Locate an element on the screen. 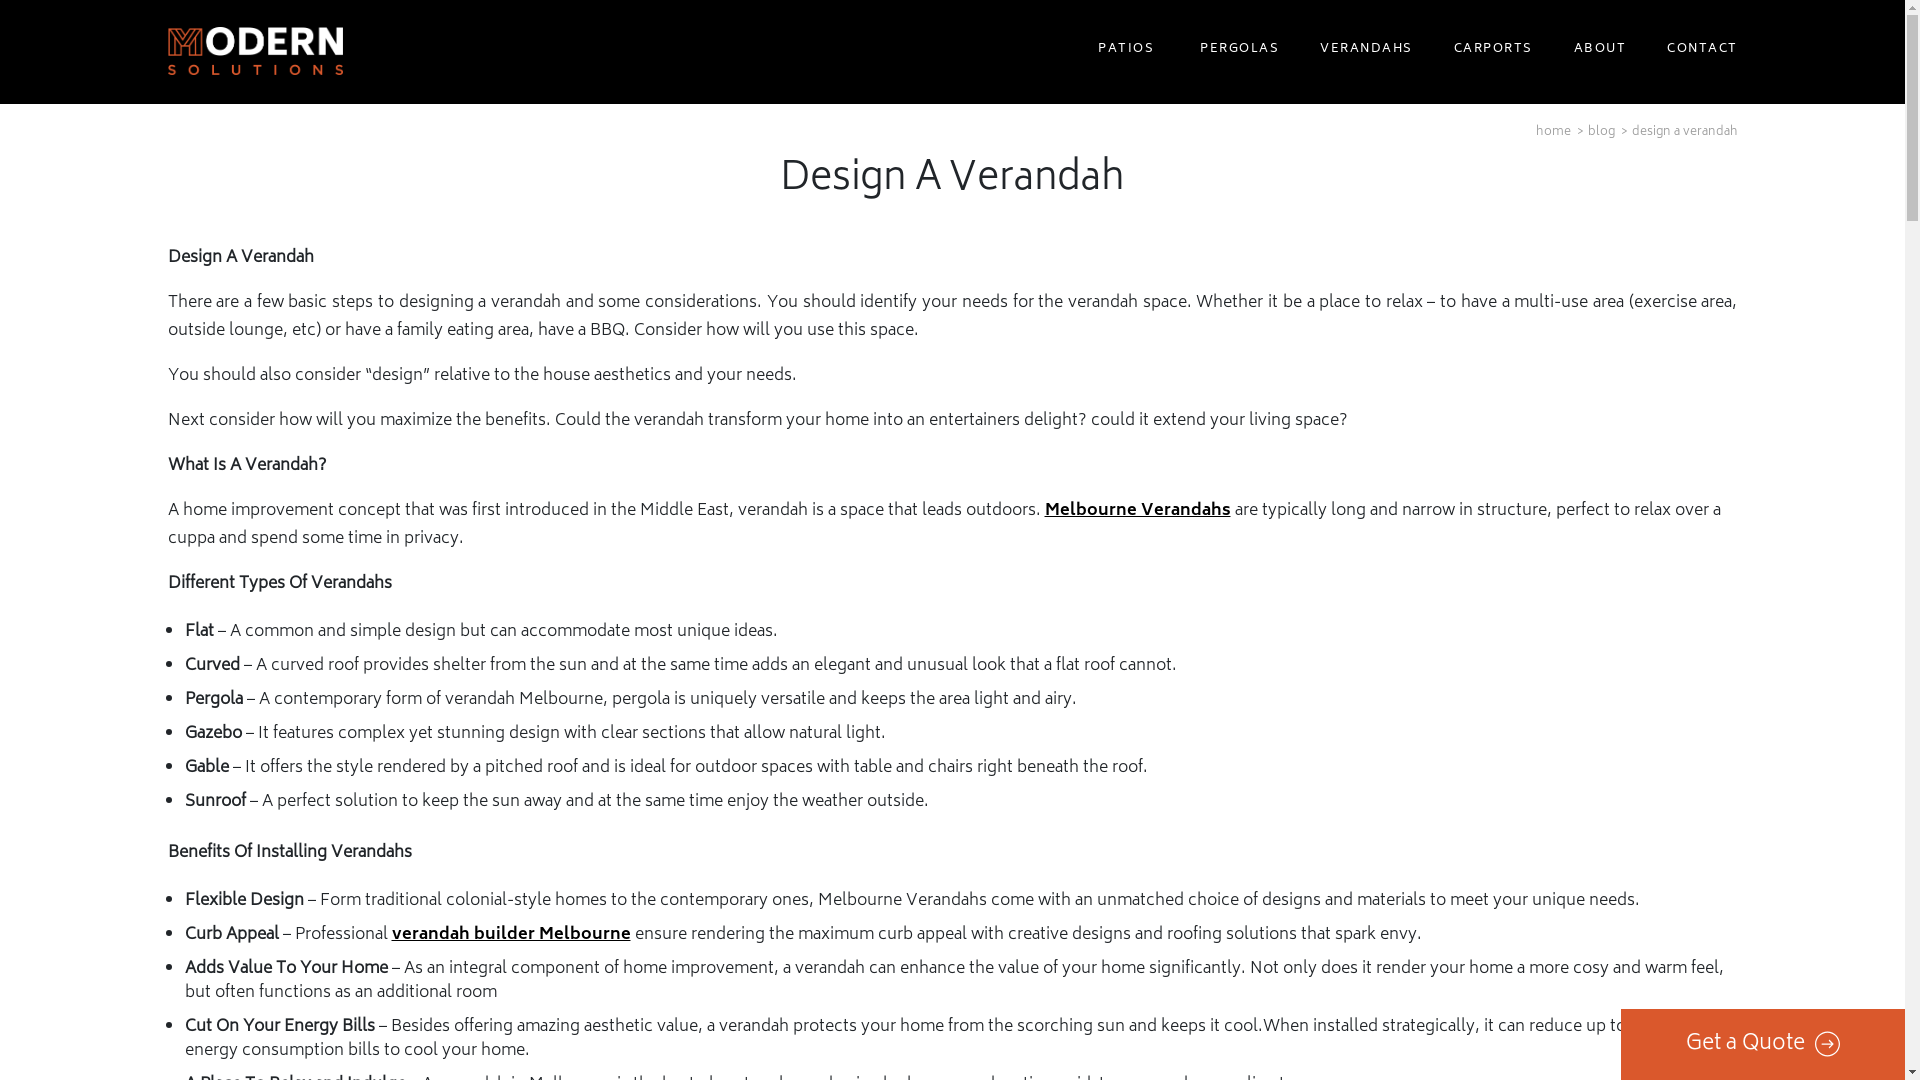 This screenshot has width=1920, height=1080. 'CARPORTS' is located at coordinates (1489, 49).